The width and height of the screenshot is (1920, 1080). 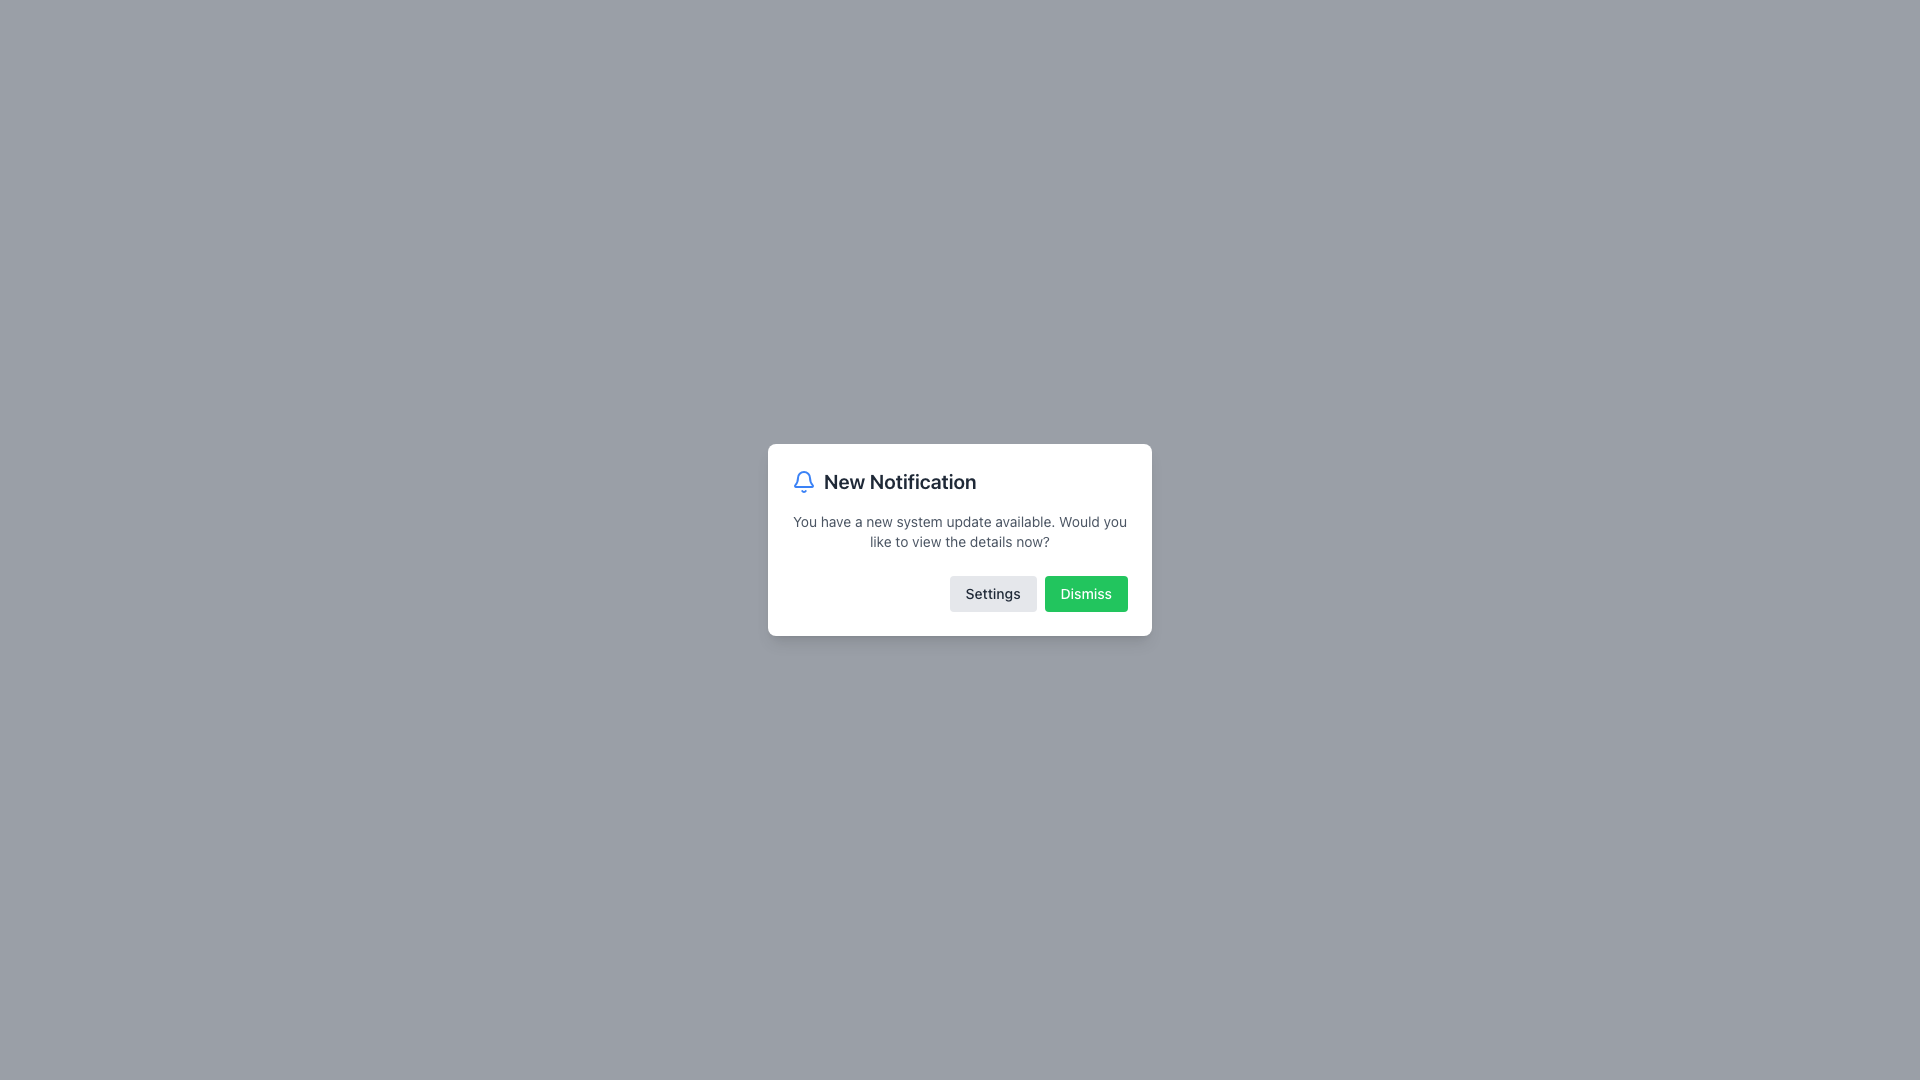 What do you see at coordinates (993, 593) in the screenshot?
I see `the 'Settings' button, which is a rectangular button with a gray background, rounded corners, and black text, located at the lower right section of a notification modal window` at bounding box center [993, 593].